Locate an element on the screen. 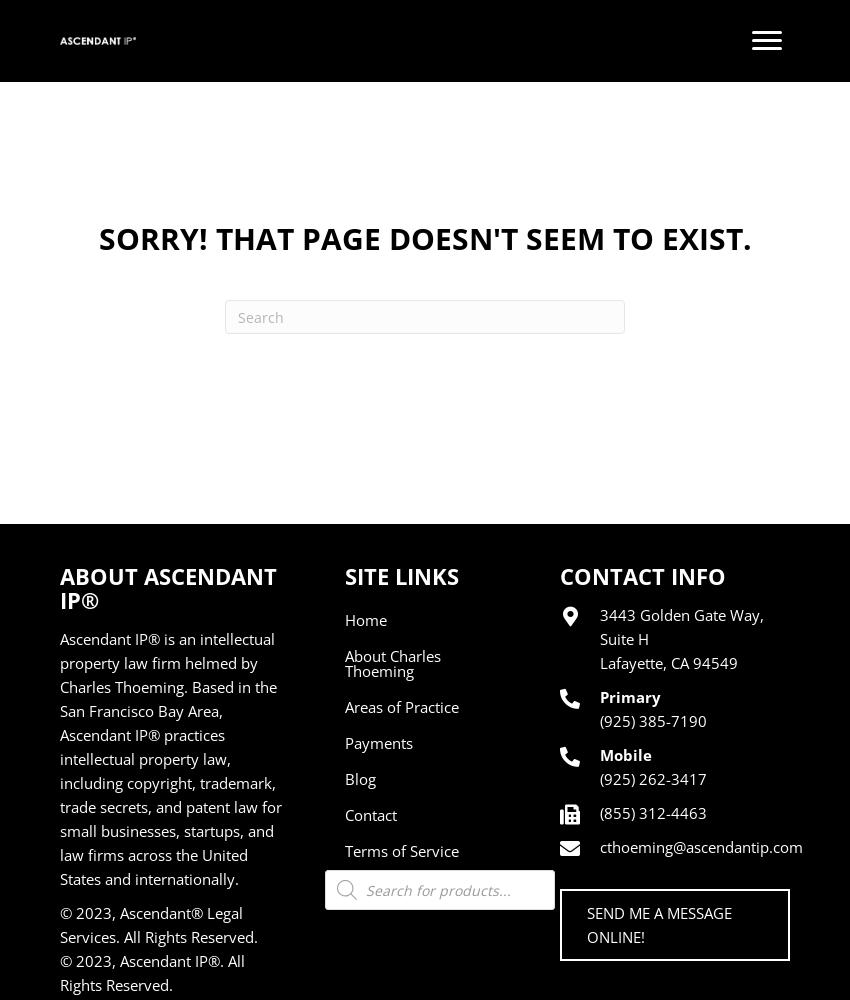 The height and width of the screenshot is (1000, 850). 'Mobile' is located at coordinates (625, 755).